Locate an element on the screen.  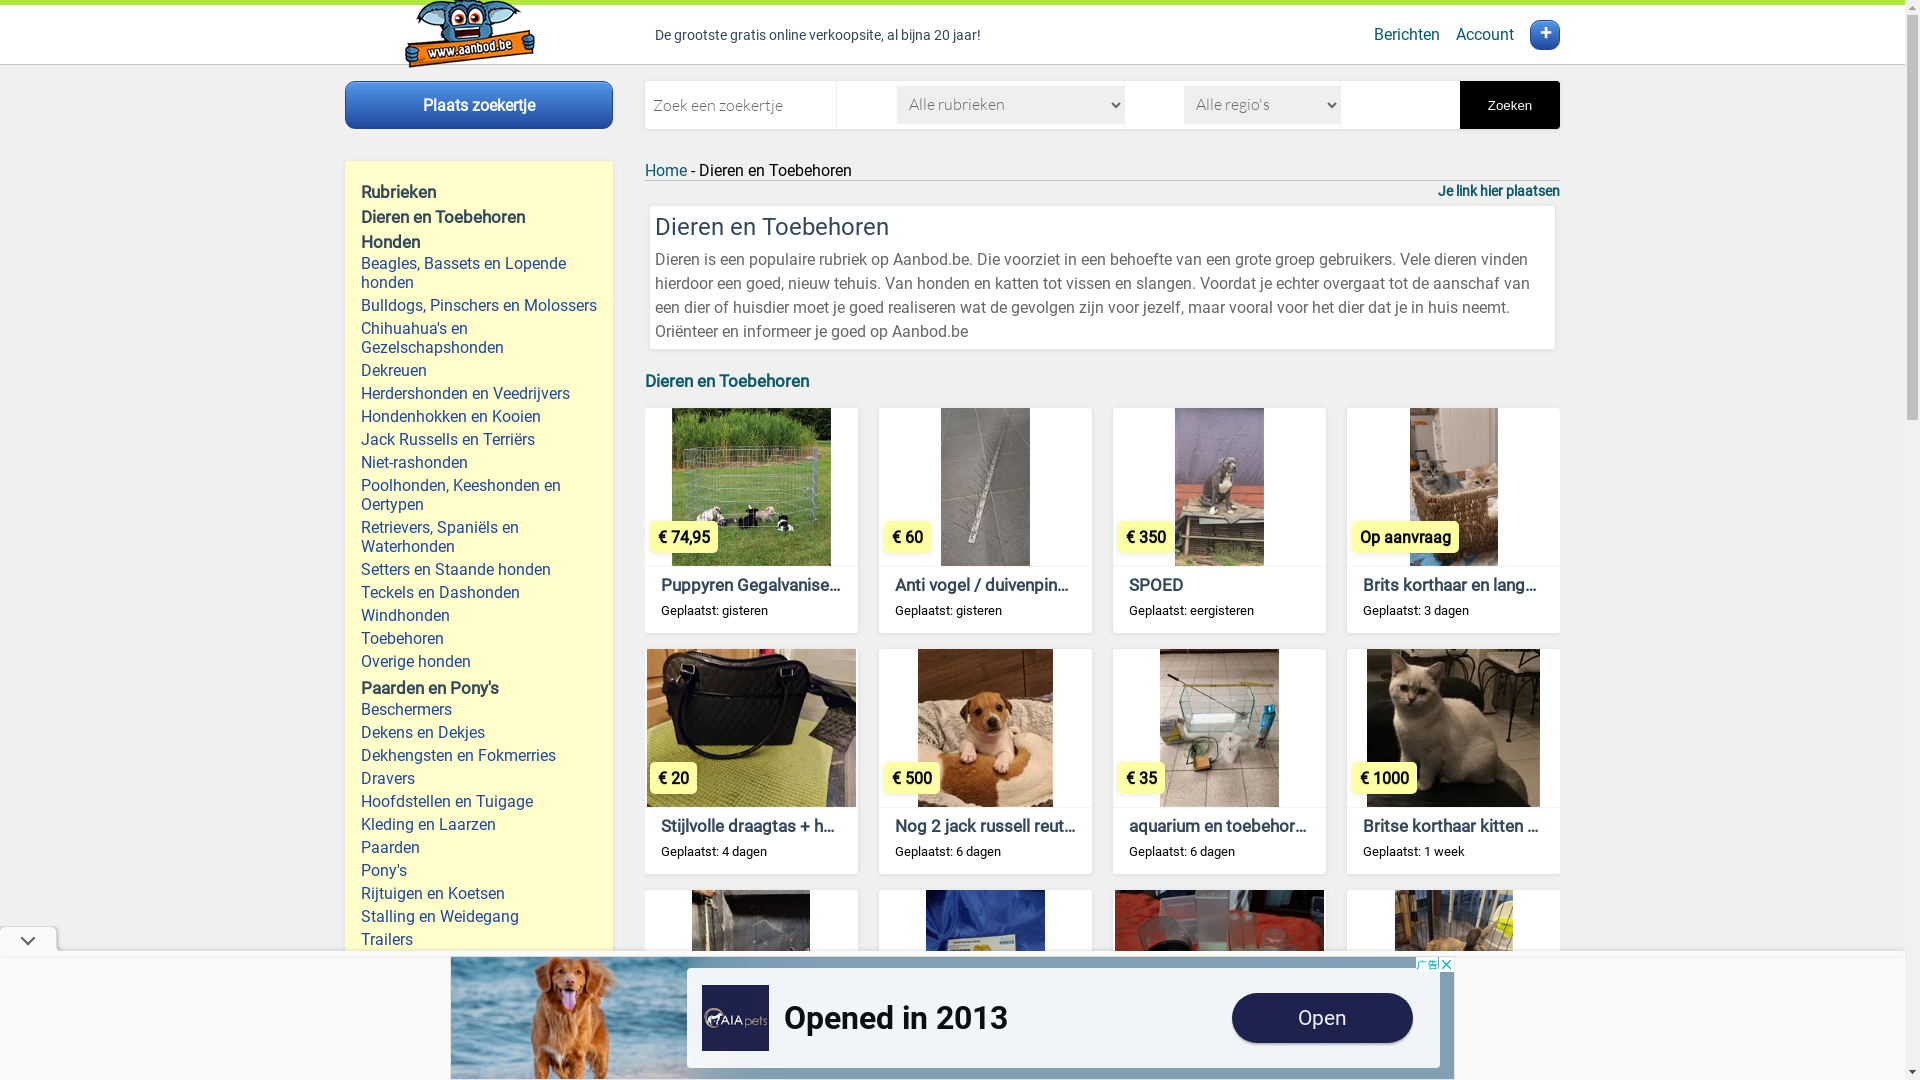
'Overige honden' is located at coordinates (478, 661).